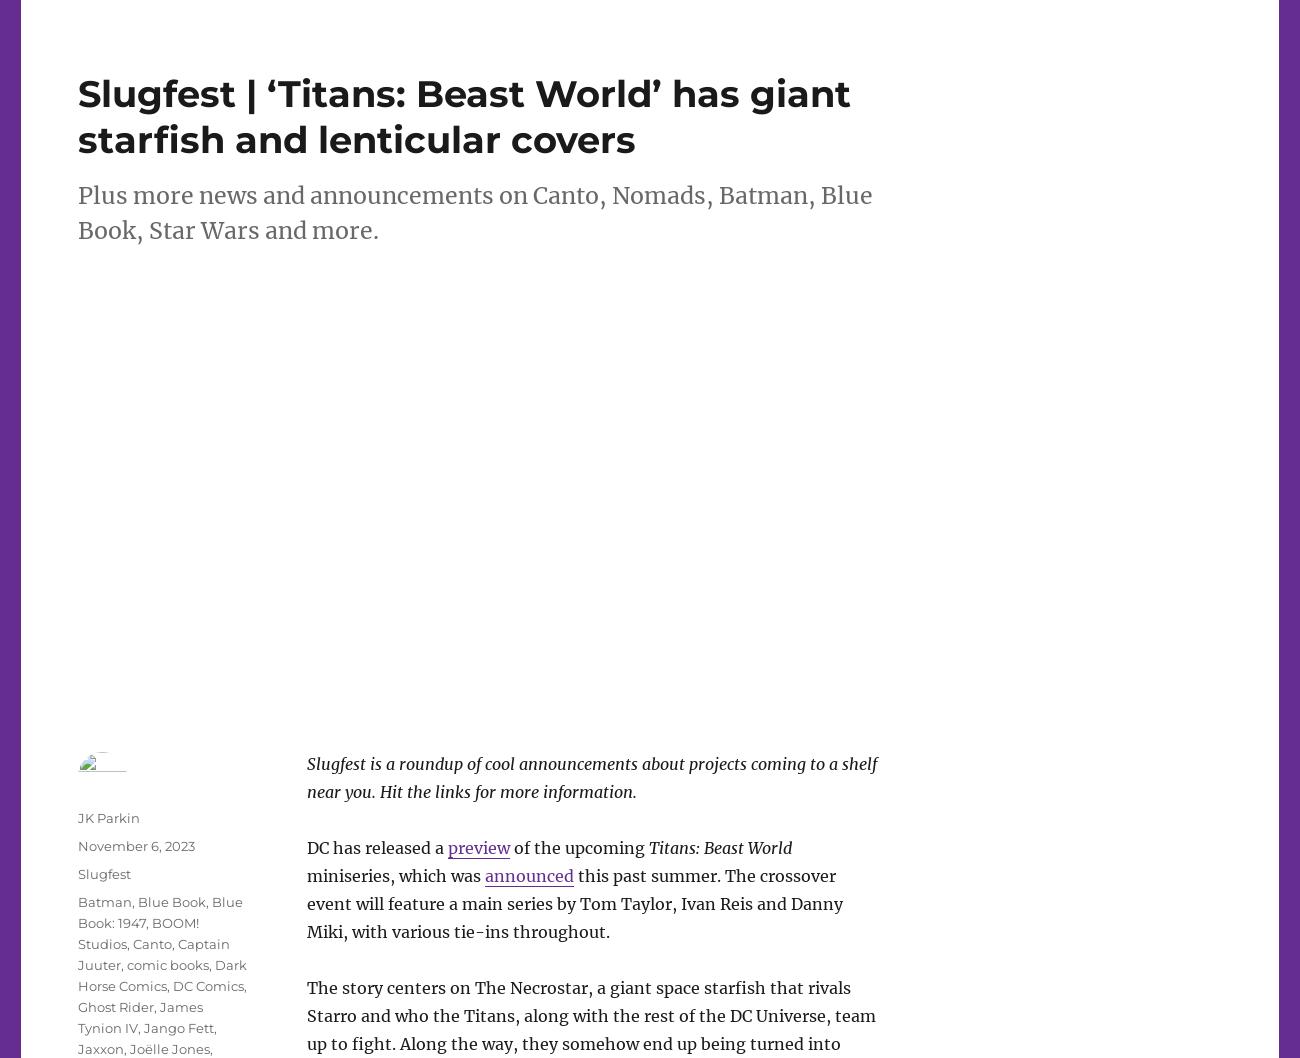  Describe the element at coordinates (474, 212) in the screenshot. I see `'Plus more news and announcements on Canto, Nomads, Batman, Blue Book, Star Wars and more.'` at that location.